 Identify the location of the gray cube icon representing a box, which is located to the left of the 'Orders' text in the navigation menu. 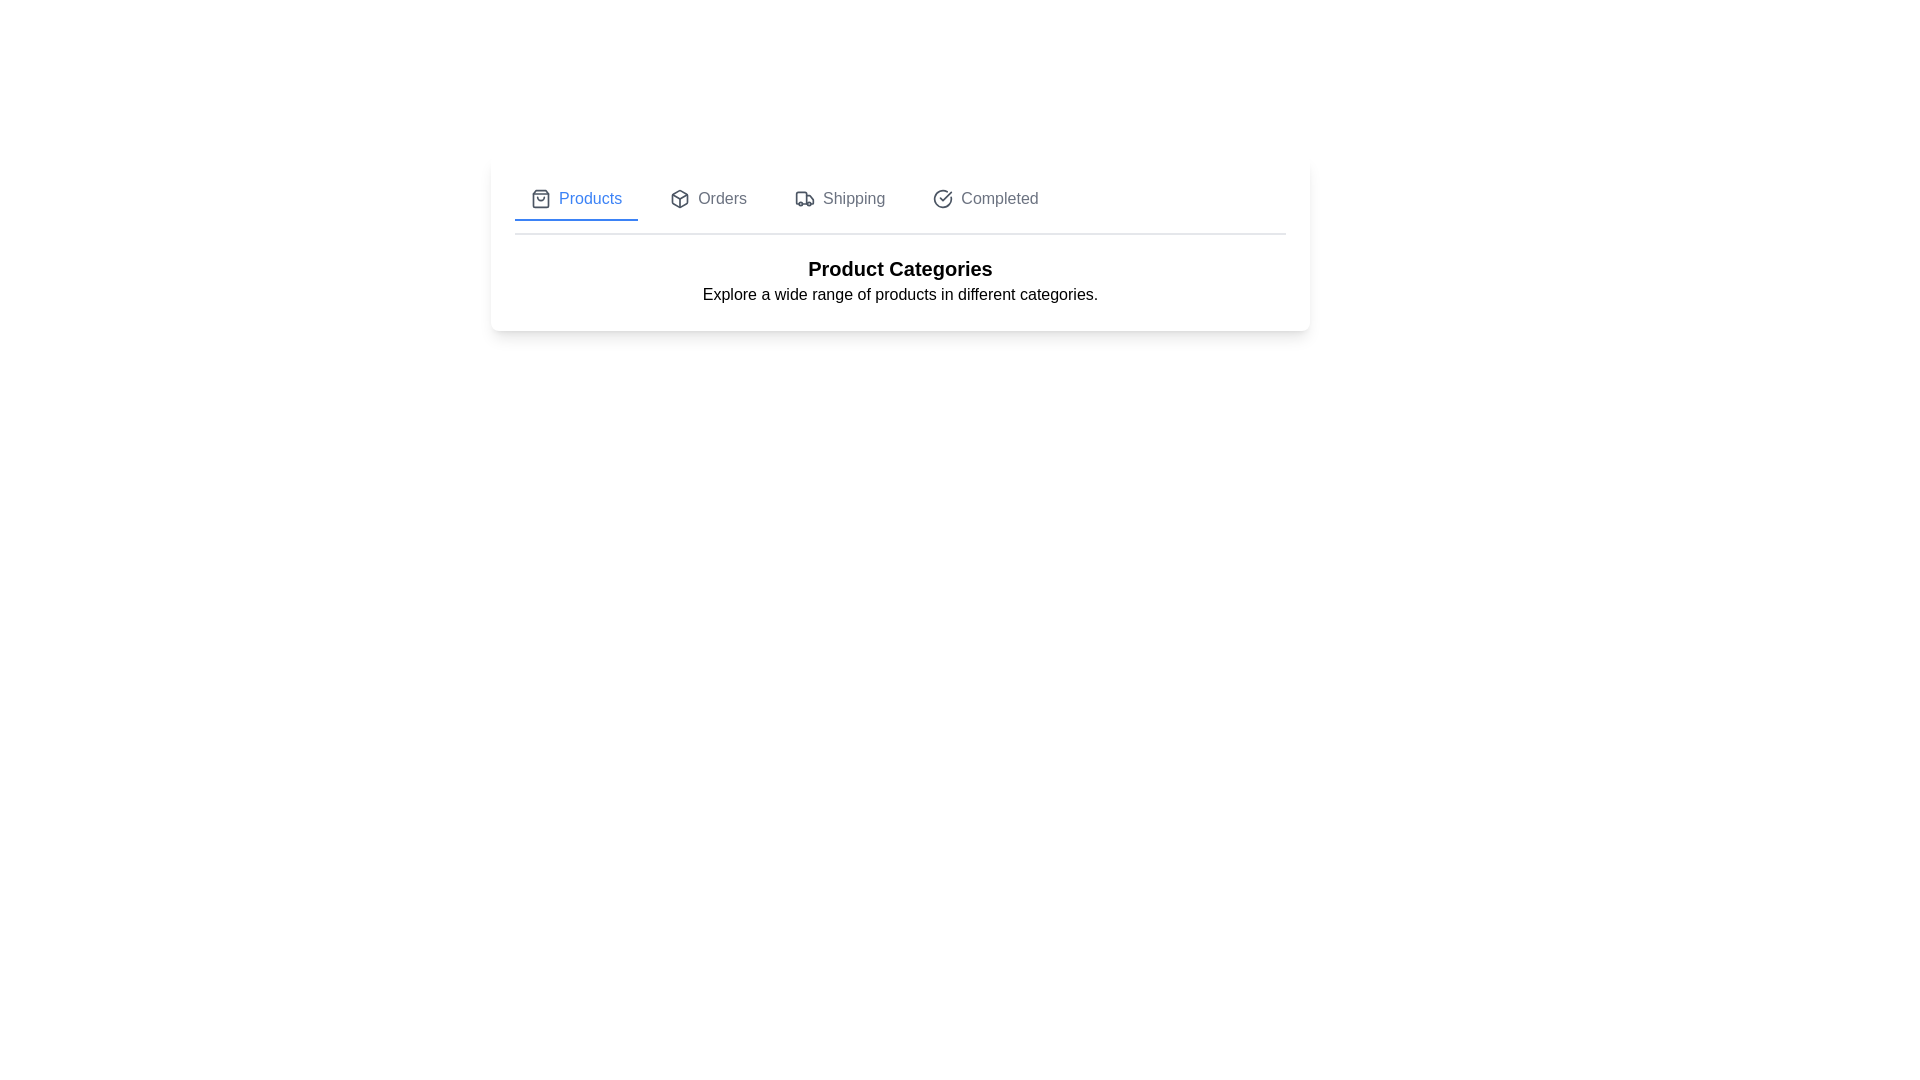
(680, 199).